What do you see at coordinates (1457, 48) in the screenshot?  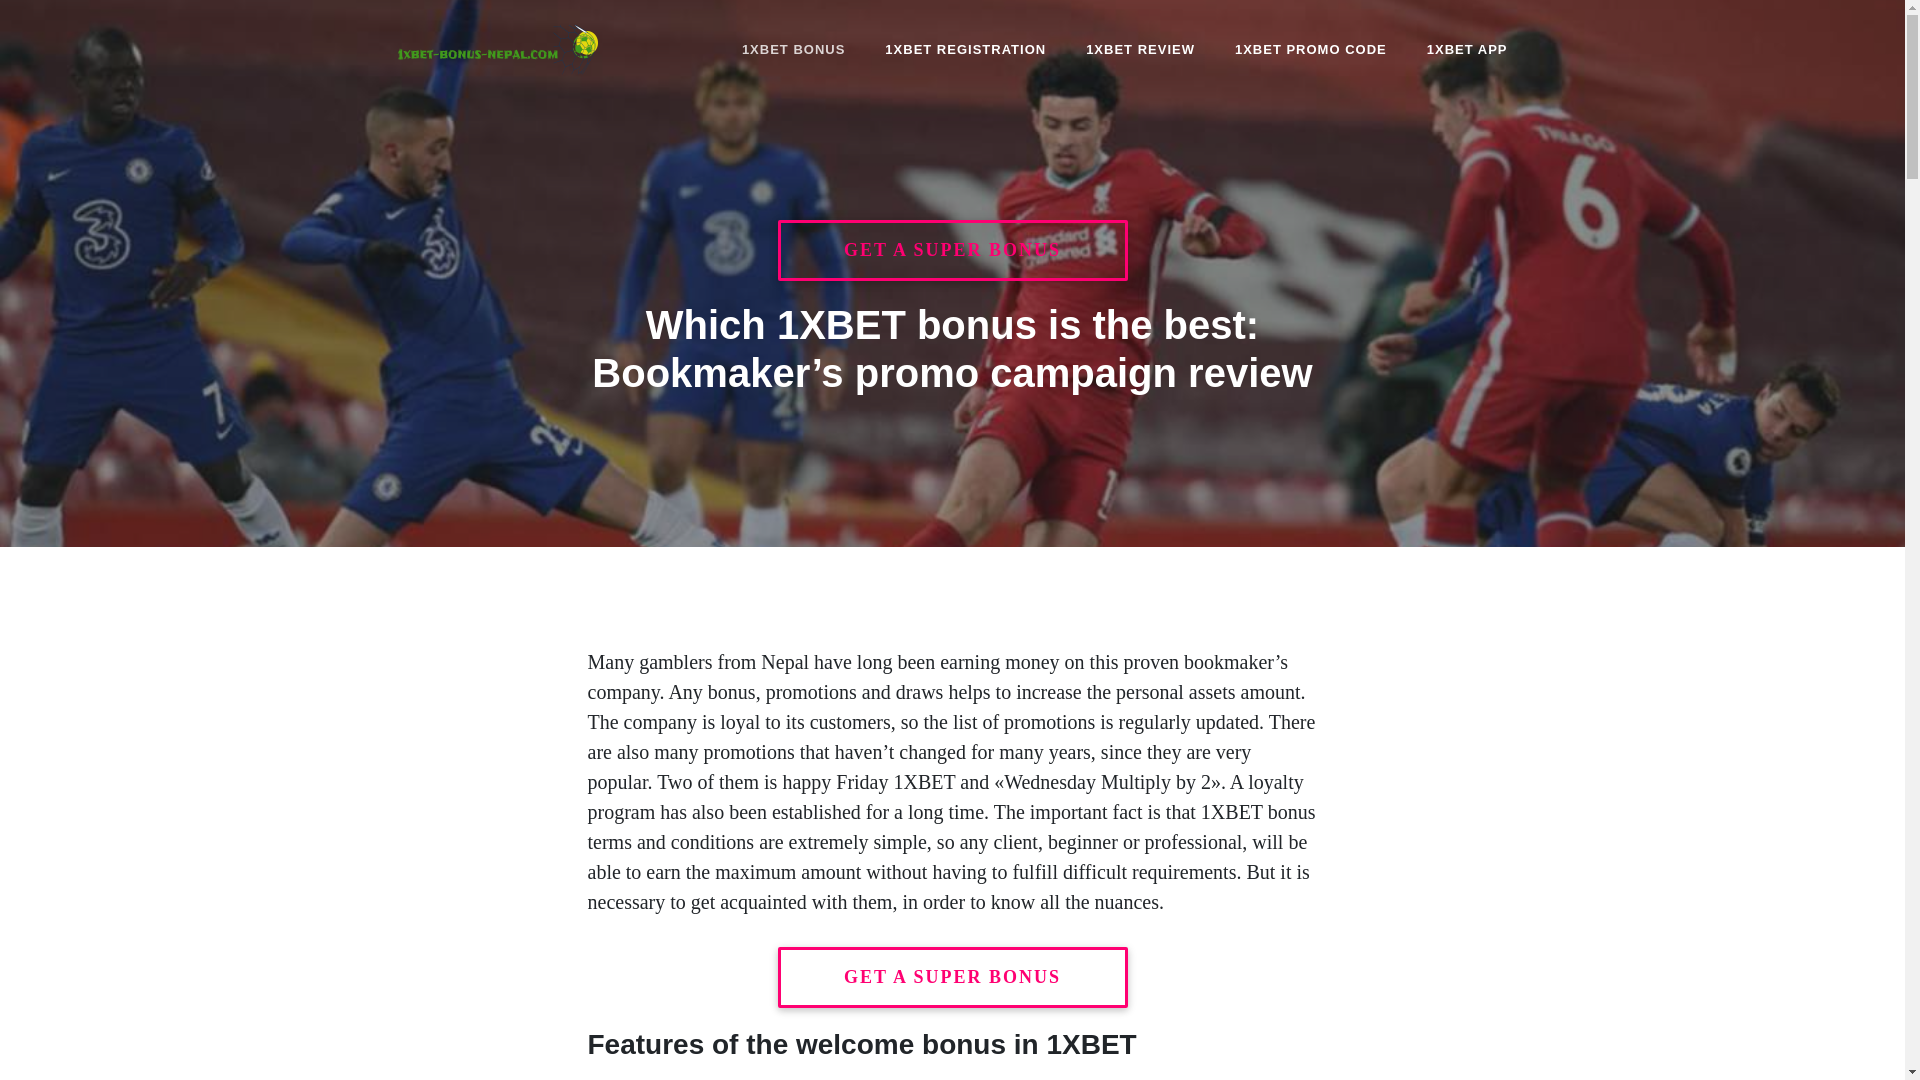 I see `'1XBET APP'` at bounding box center [1457, 48].